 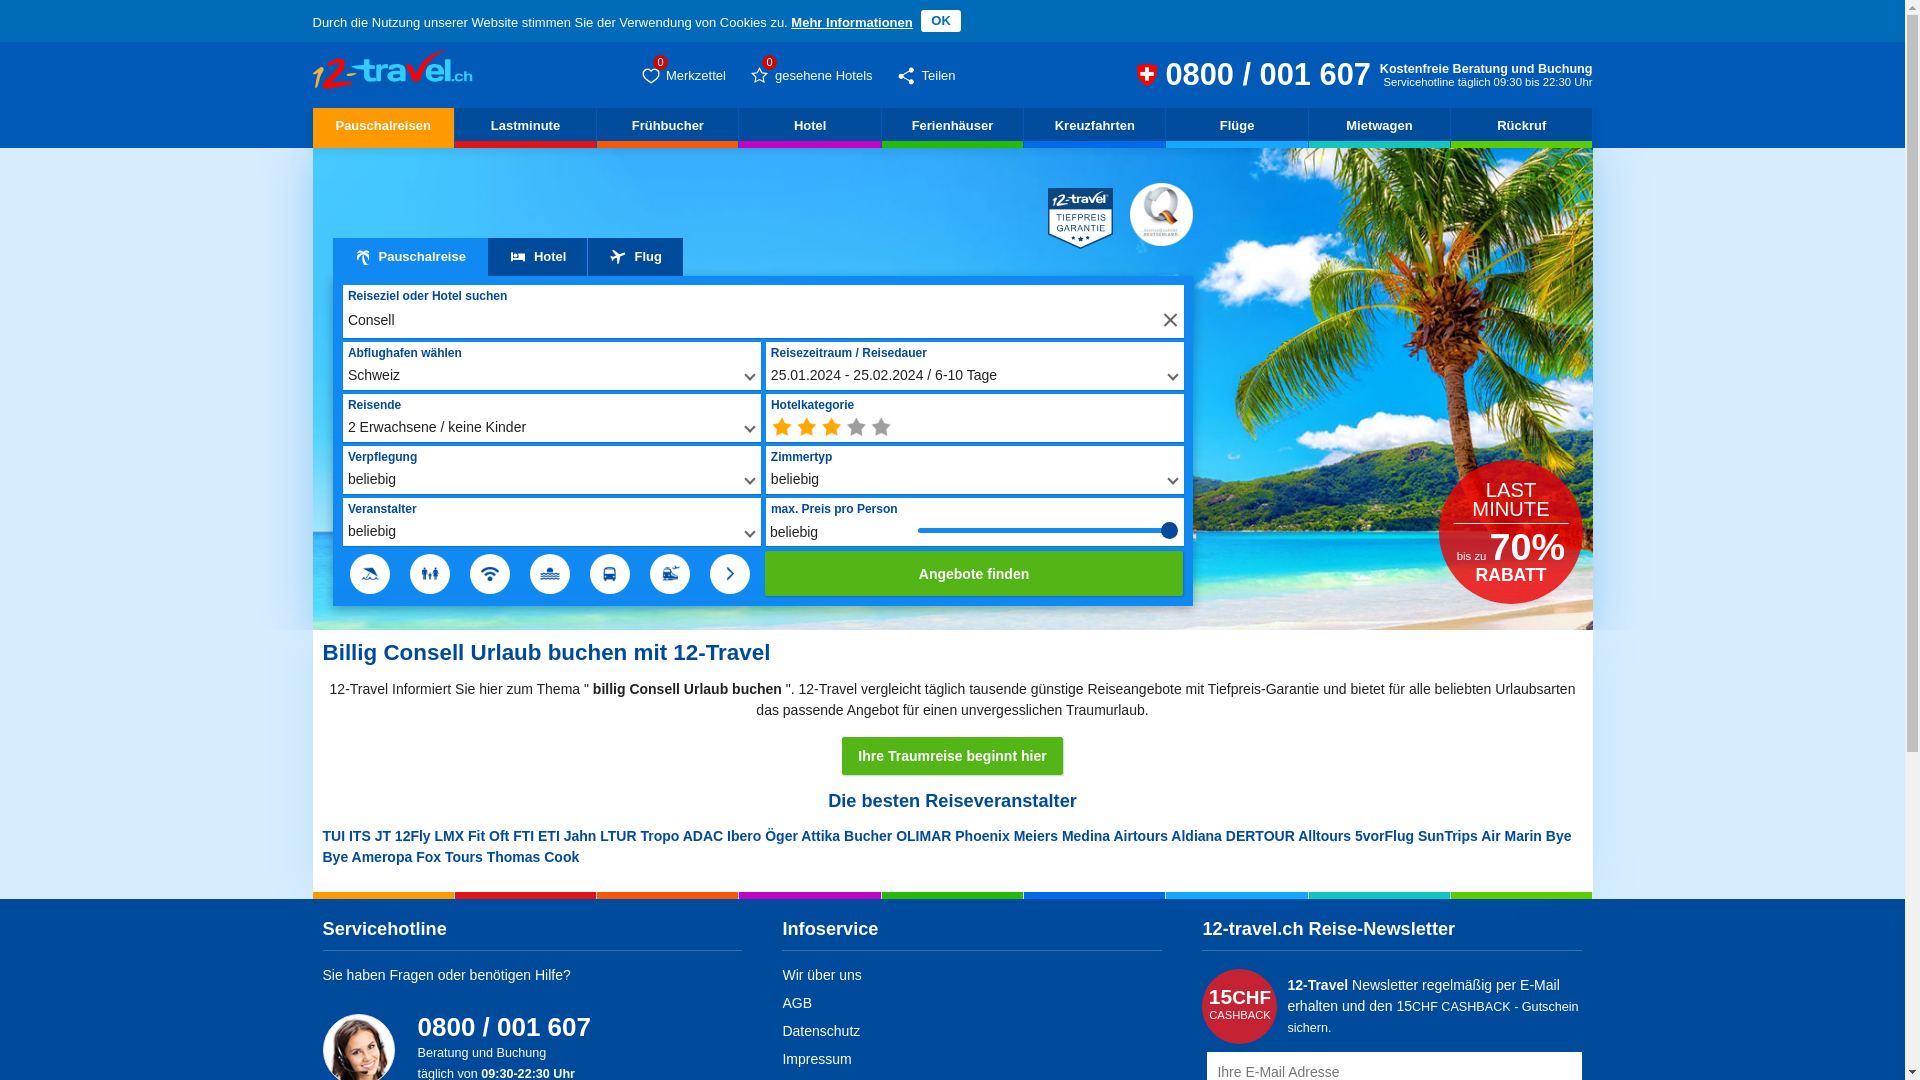 I want to click on 'min. 5 Sterne', so click(x=883, y=429).